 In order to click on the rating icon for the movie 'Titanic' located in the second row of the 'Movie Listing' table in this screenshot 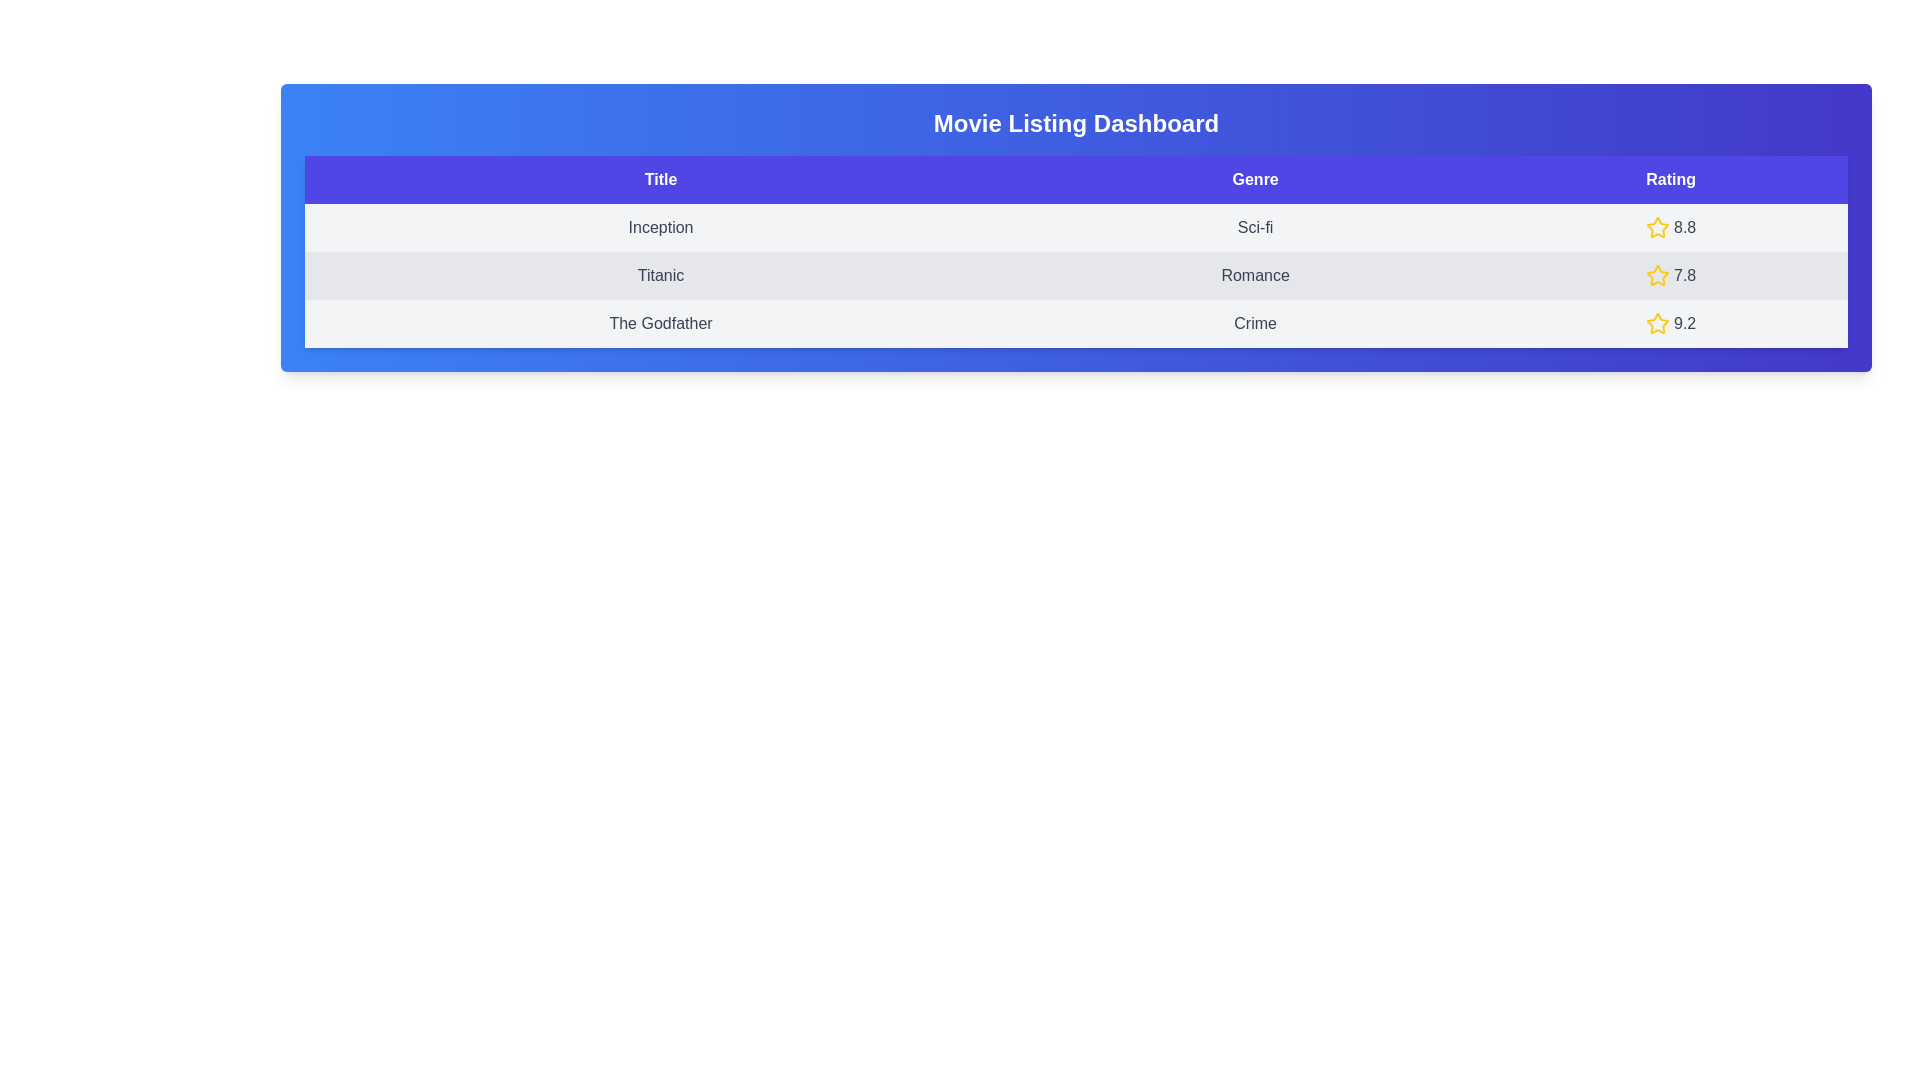, I will do `click(1657, 275)`.